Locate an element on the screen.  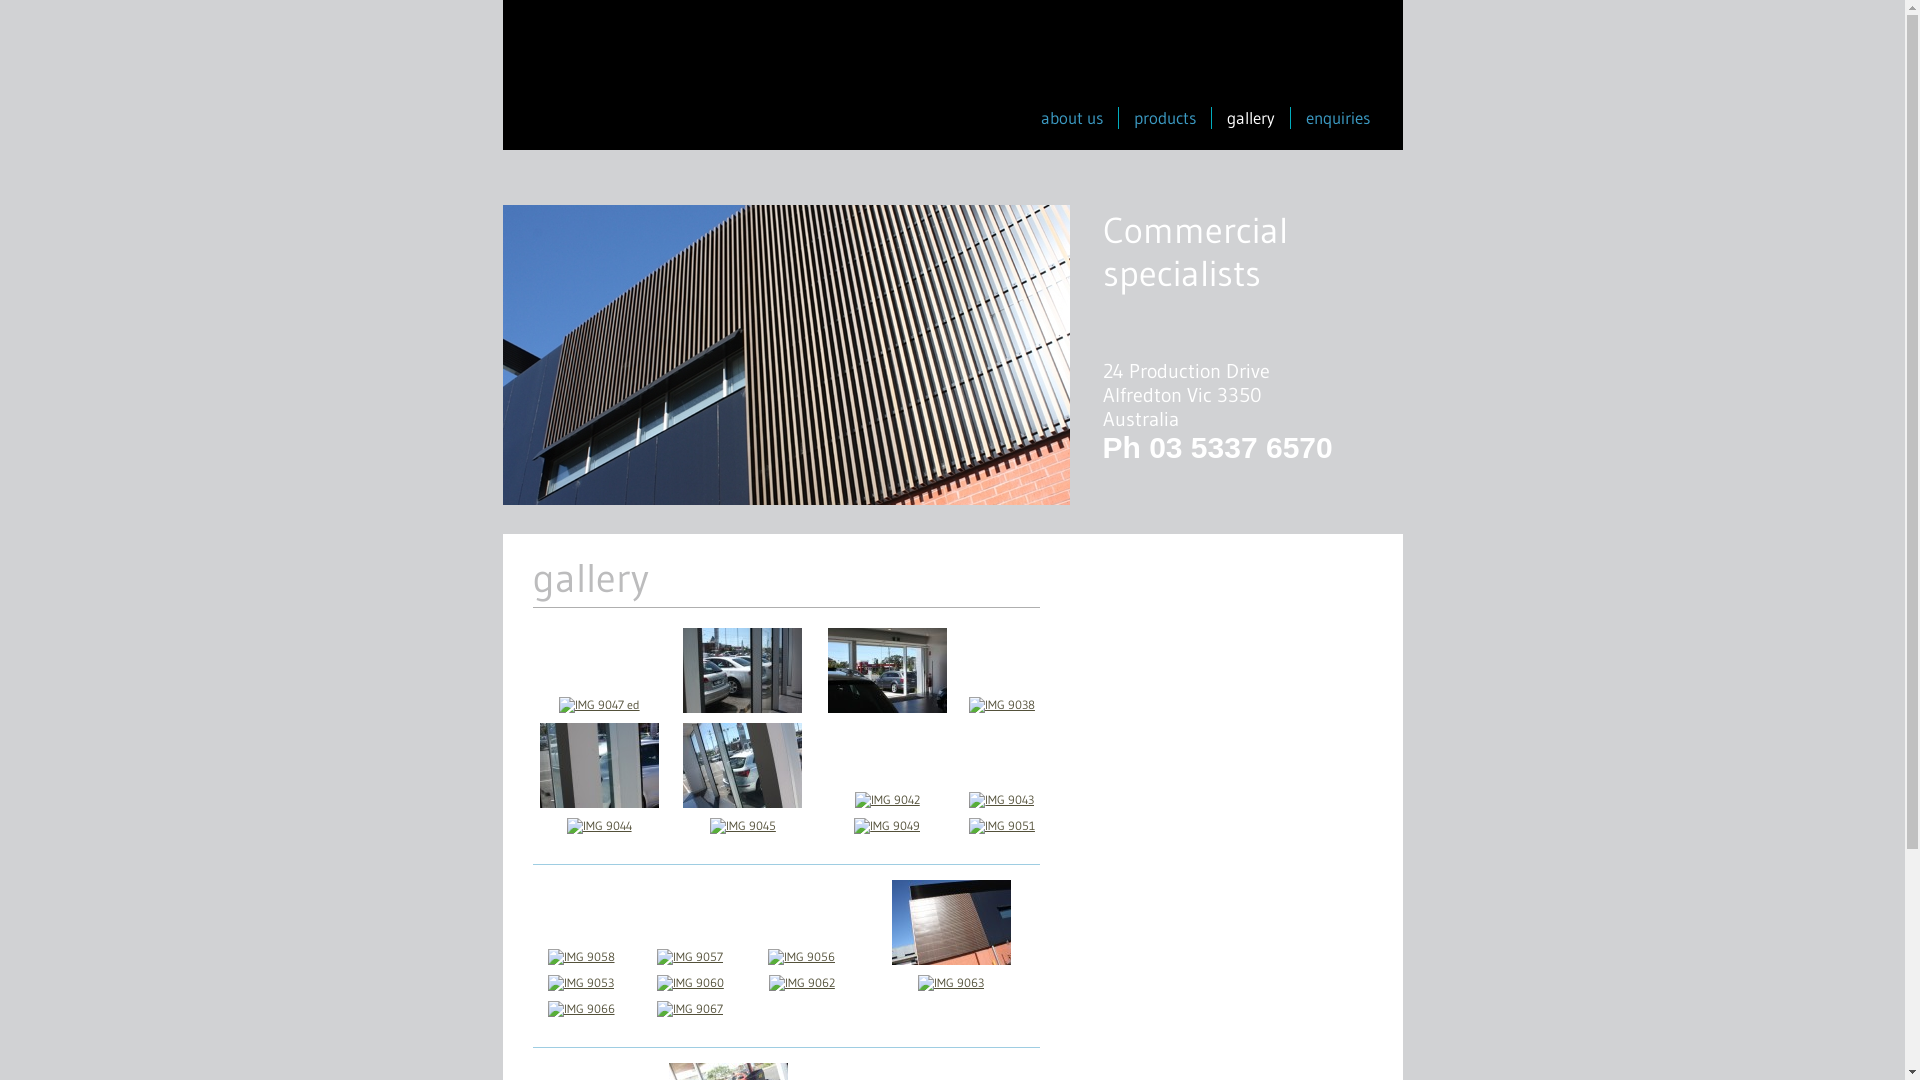
'IMG 9058' is located at coordinates (547, 956).